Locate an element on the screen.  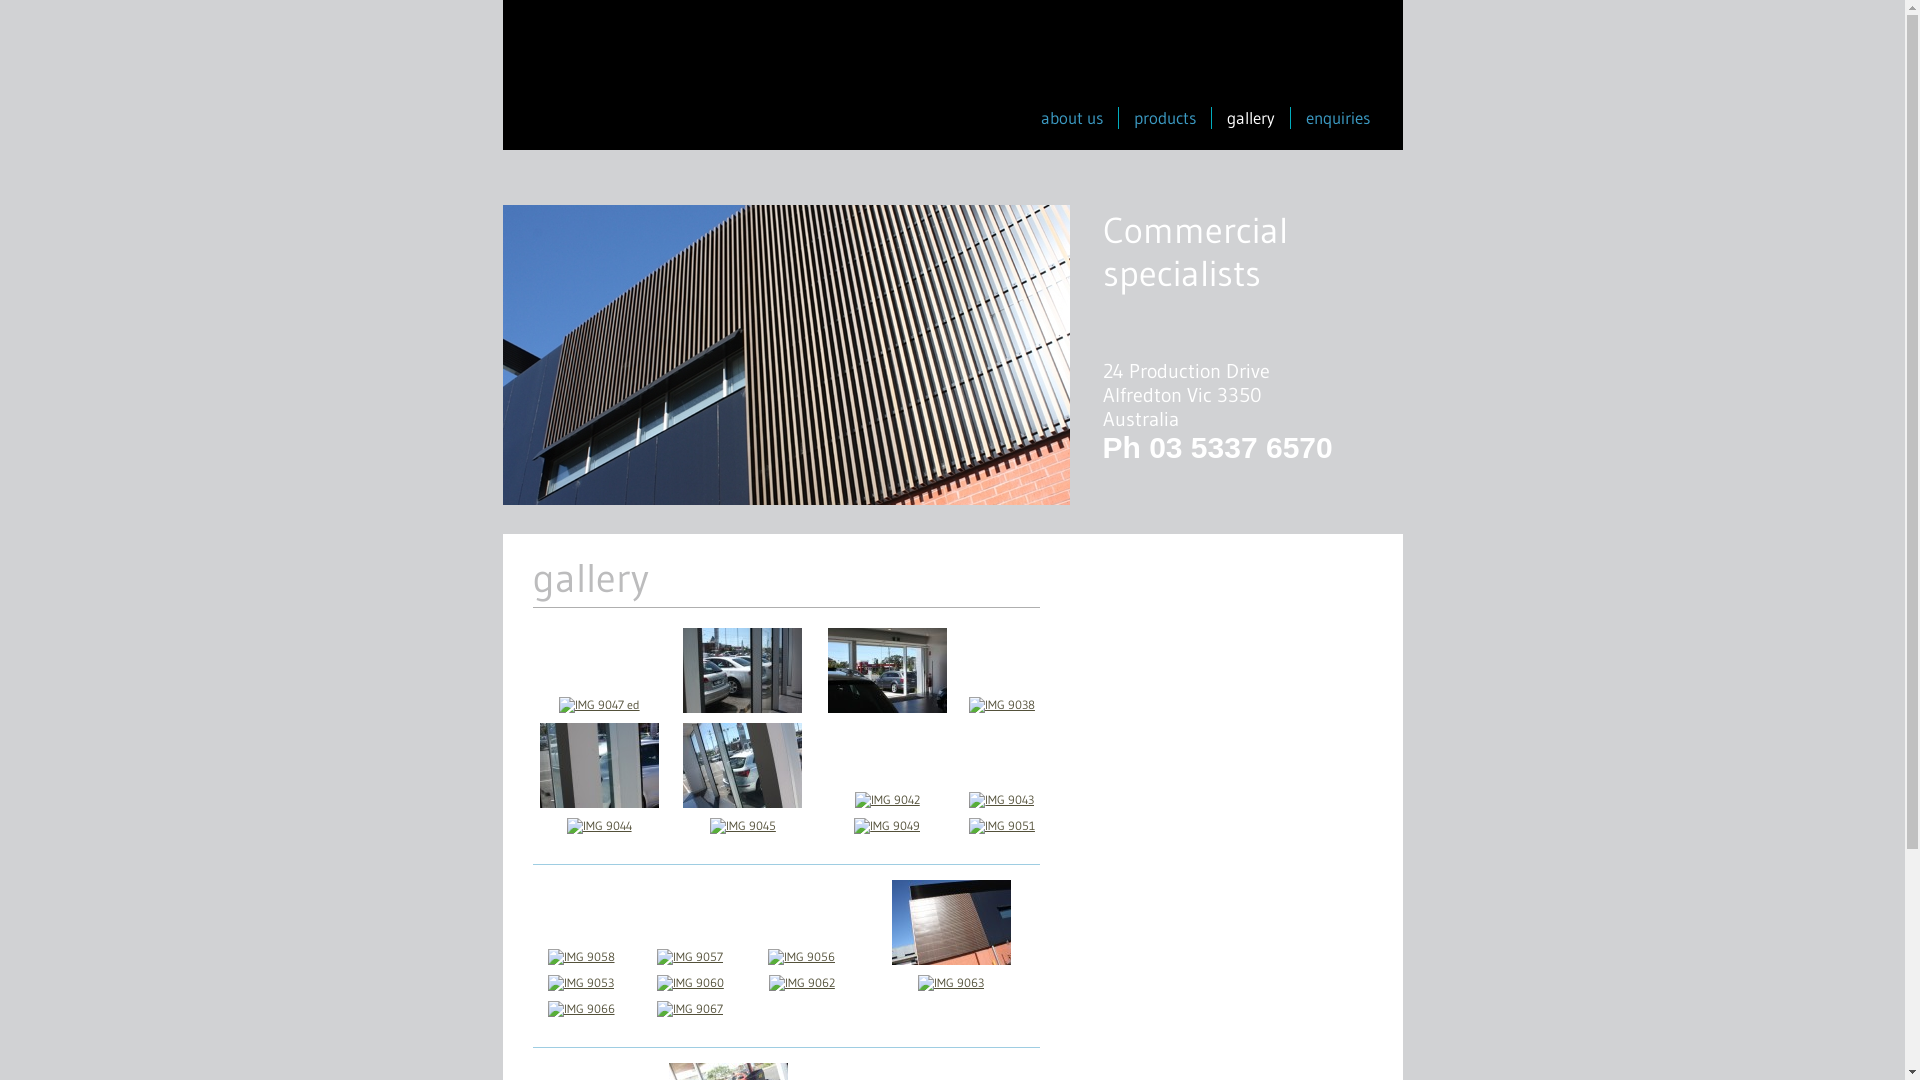
'IMG 9058' is located at coordinates (547, 956).